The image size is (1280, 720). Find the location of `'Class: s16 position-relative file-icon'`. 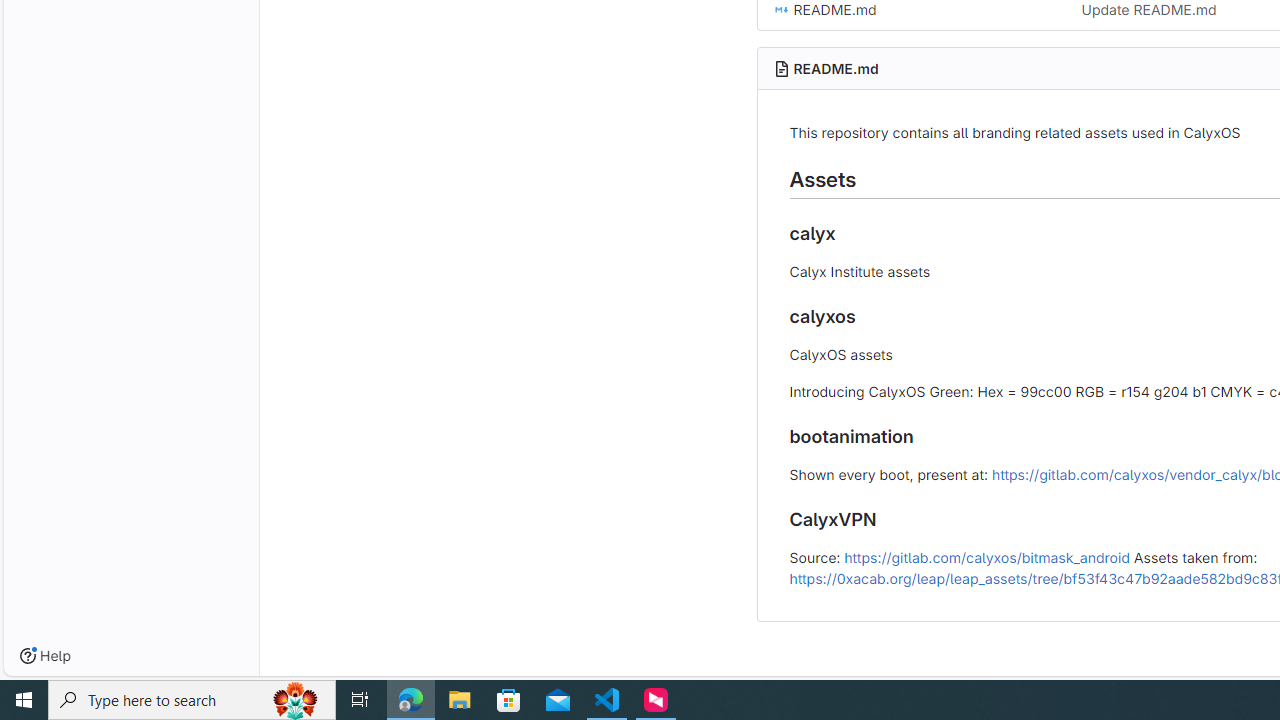

'Class: s16 position-relative file-icon' is located at coordinates (780, 10).